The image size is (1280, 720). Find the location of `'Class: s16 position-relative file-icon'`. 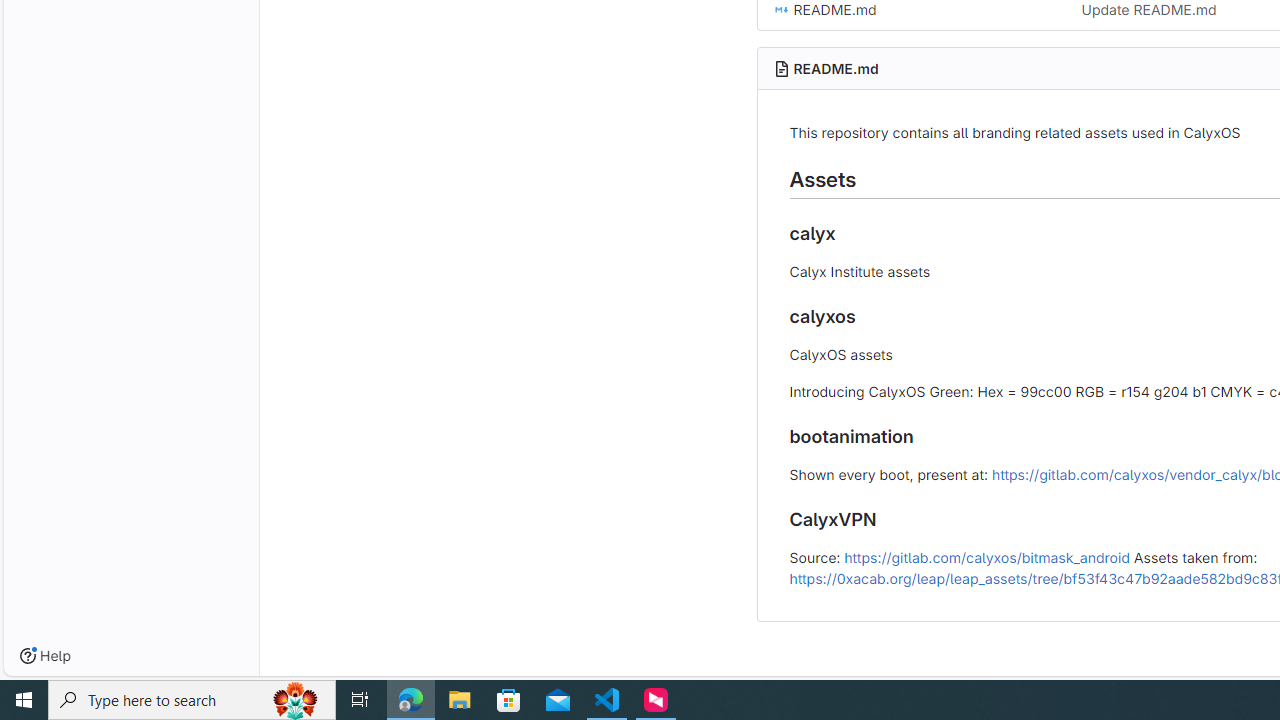

'Class: s16 position-relative file-icon' is located at coordinates (780, 10).